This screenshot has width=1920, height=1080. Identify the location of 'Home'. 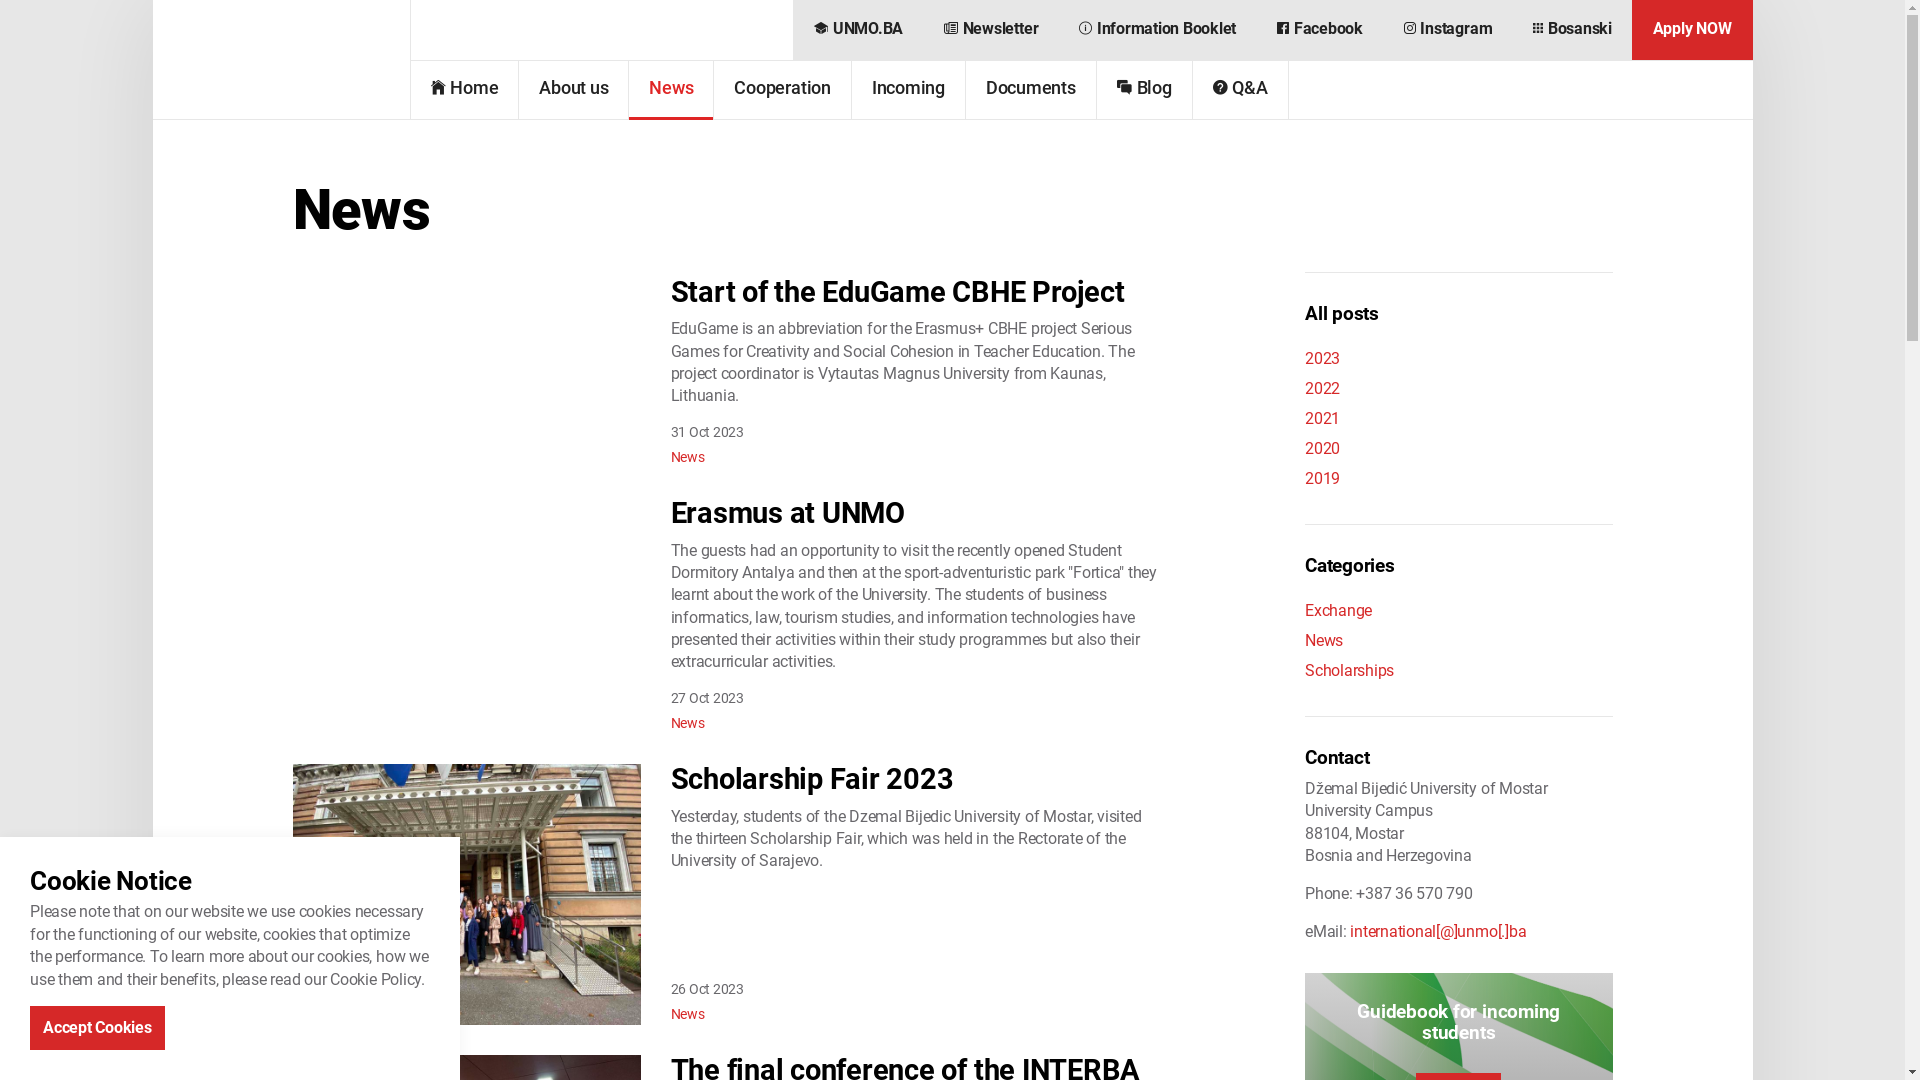
(463, 88).